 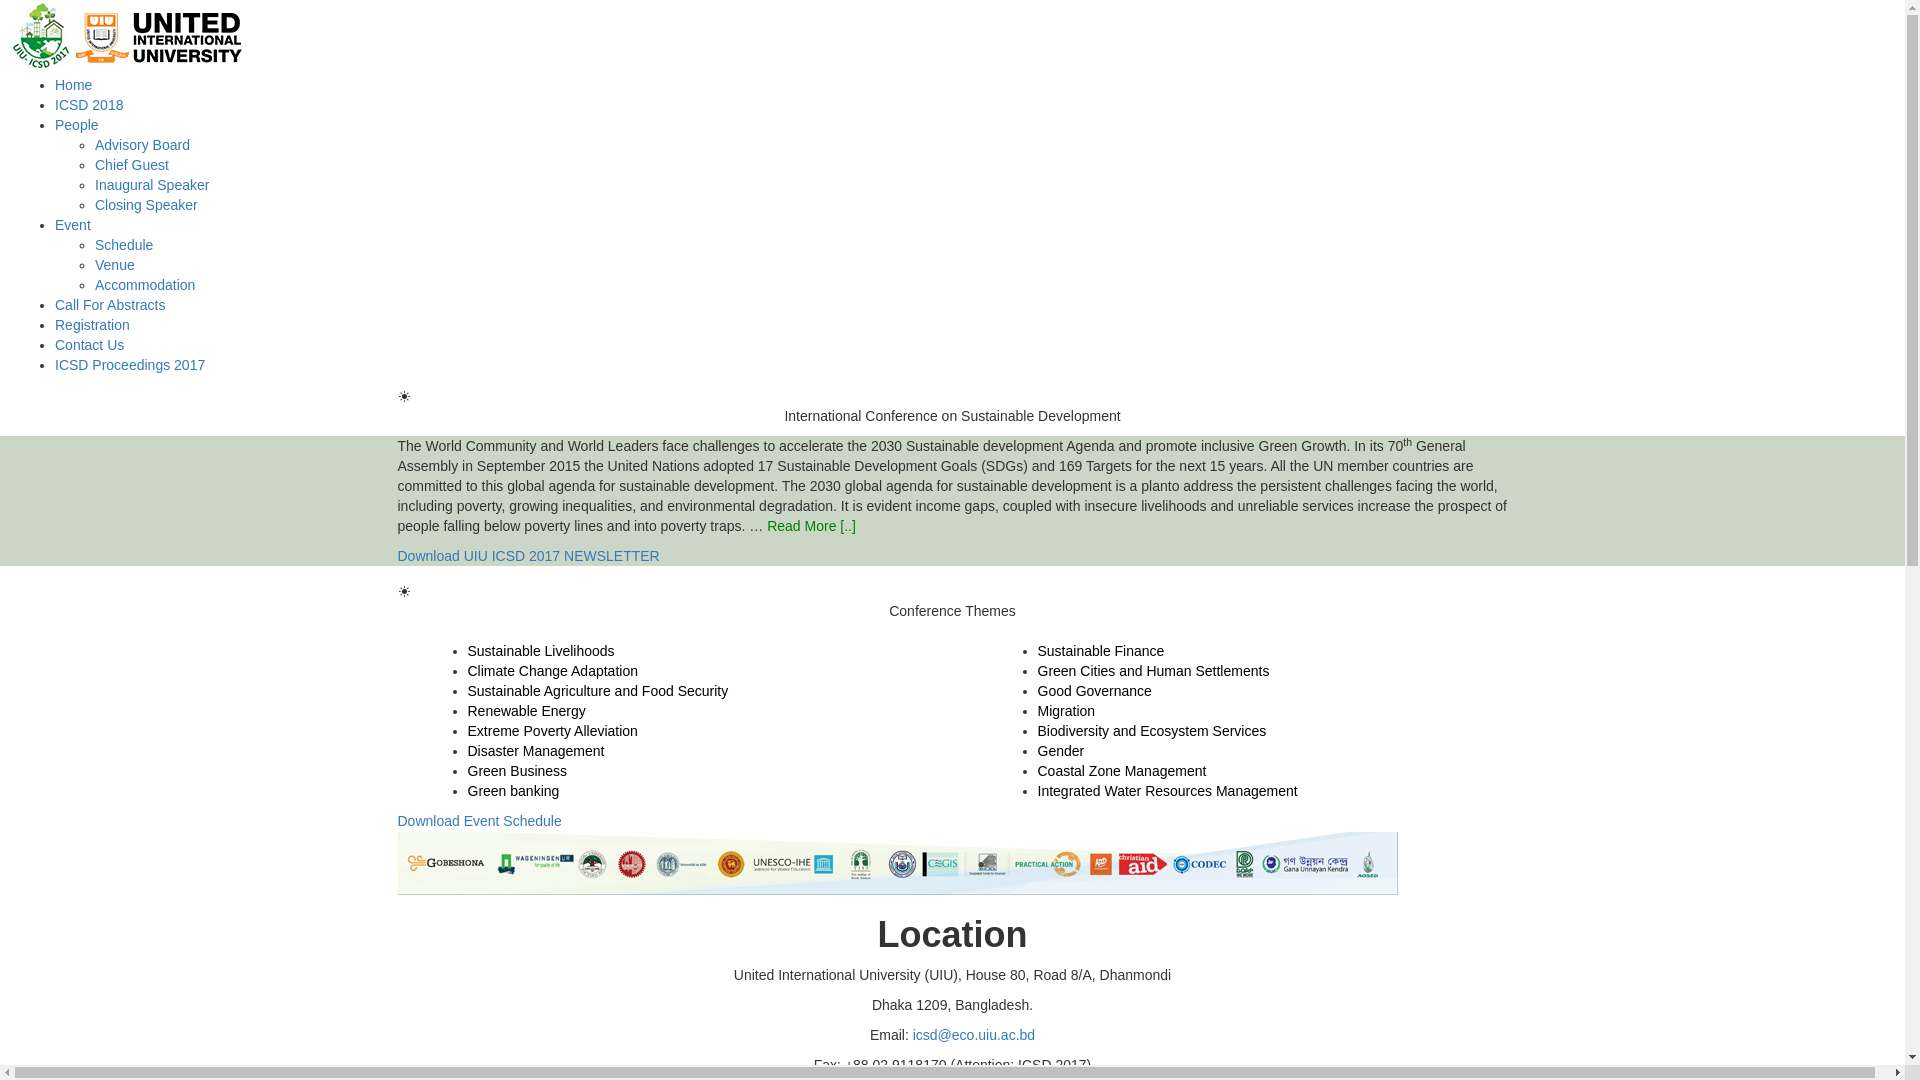 I want to click on 'Read More [..]', so click(x=811, y=524).